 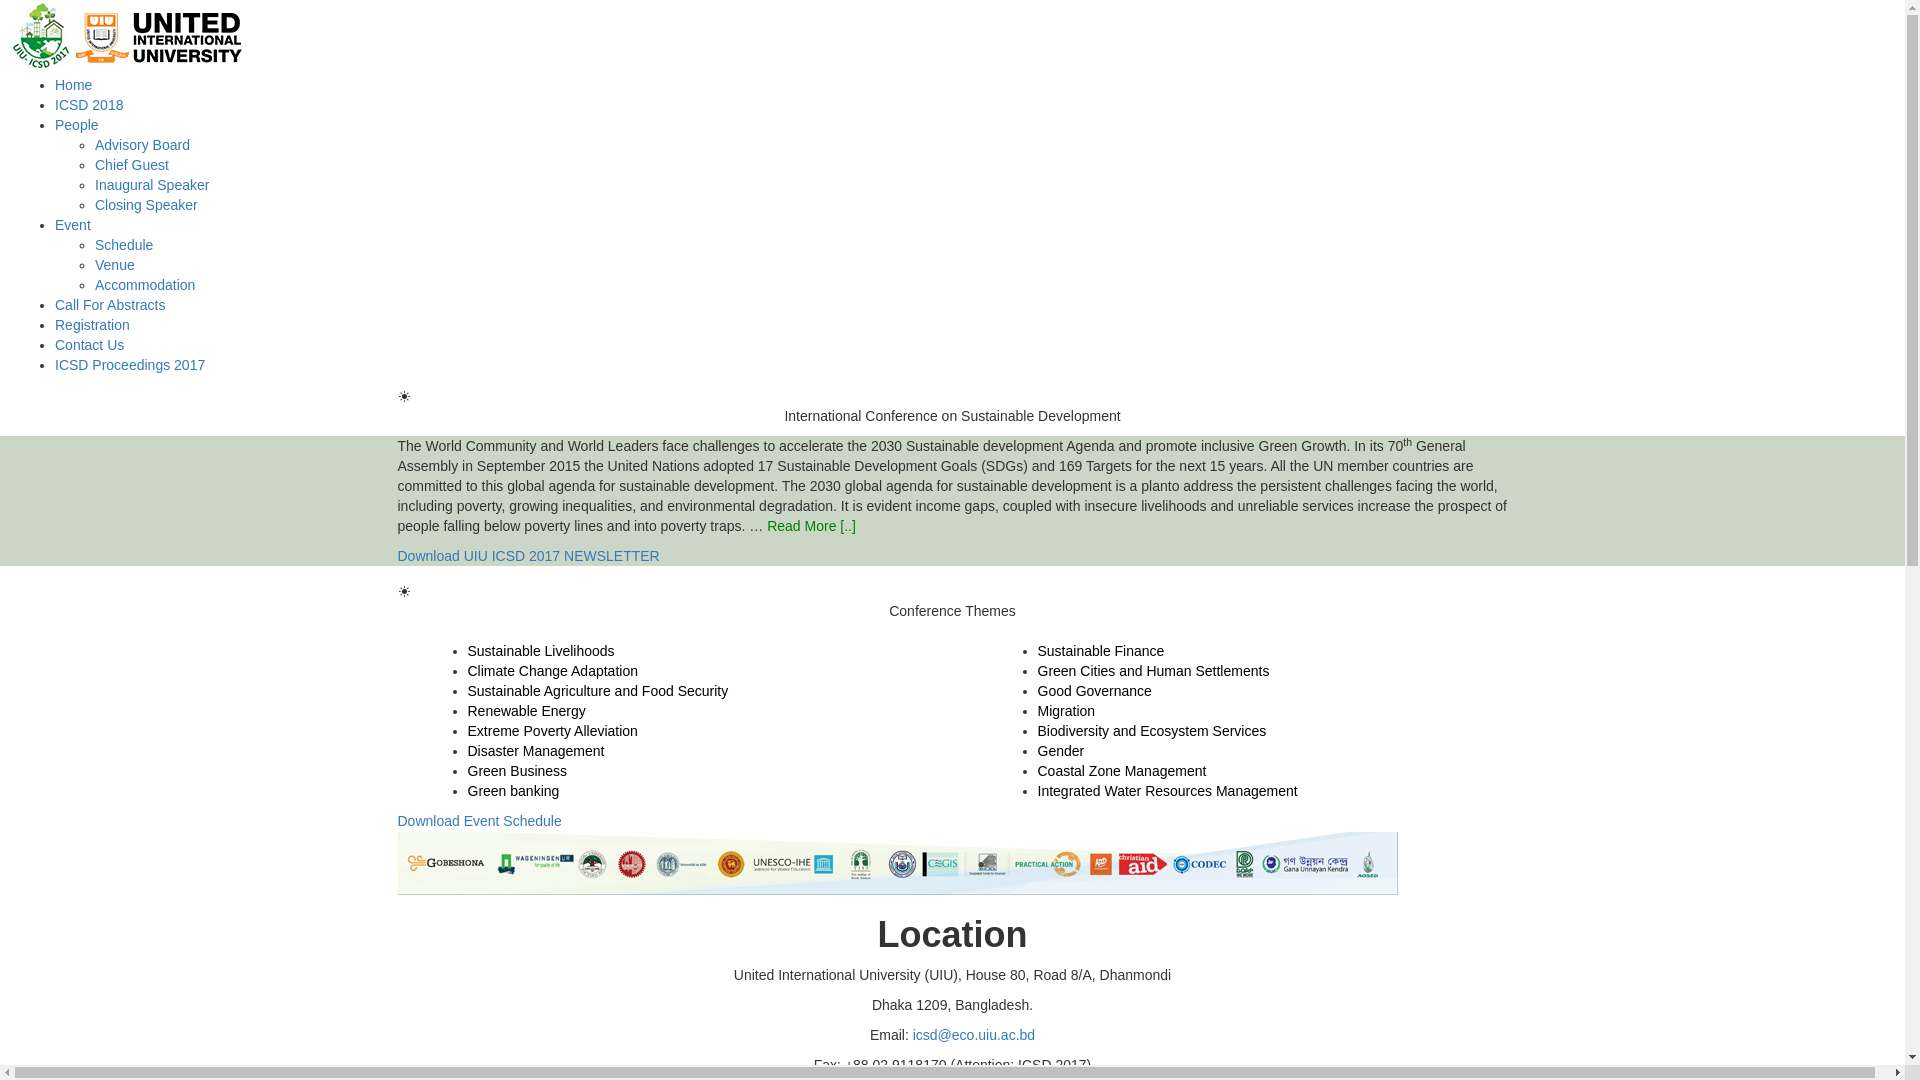 I want to click on 'Read More [..]', so click(x=811, y=524).